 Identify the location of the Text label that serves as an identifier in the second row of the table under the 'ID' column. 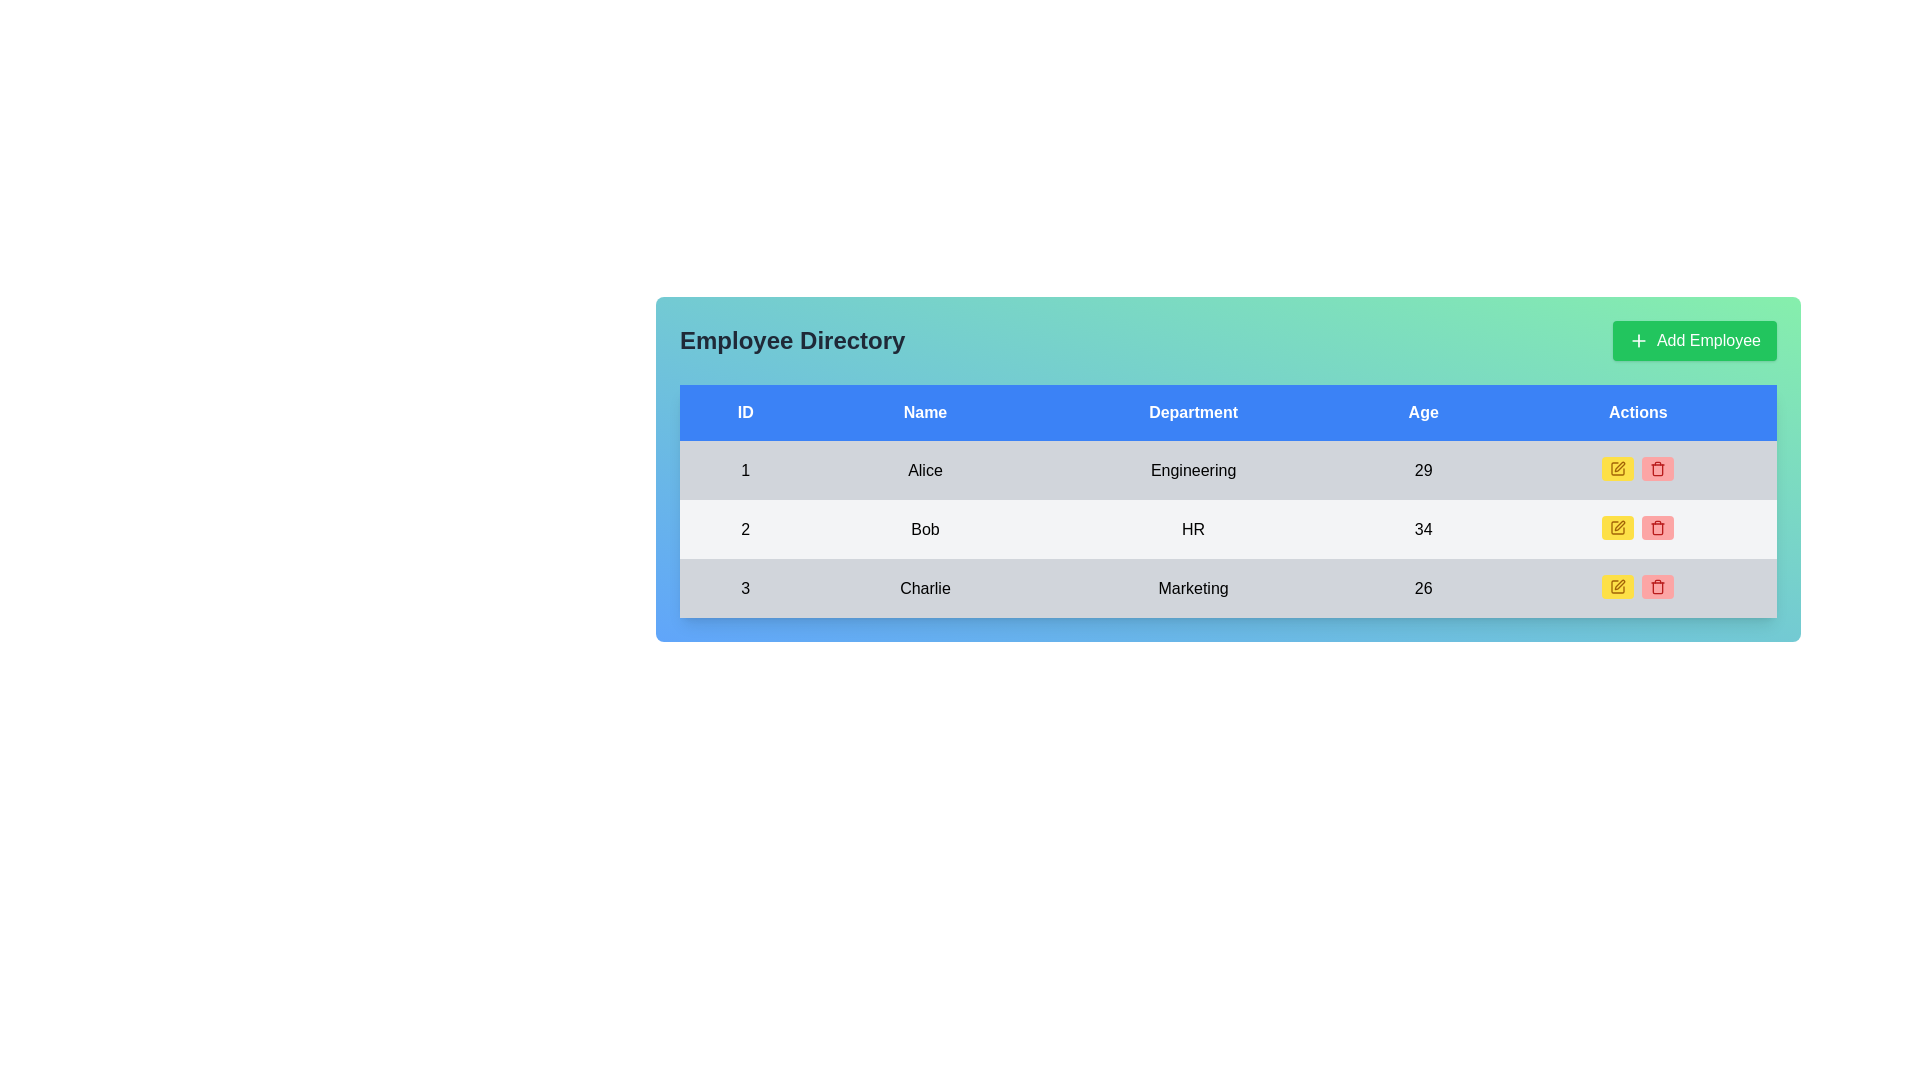
(744, 528).